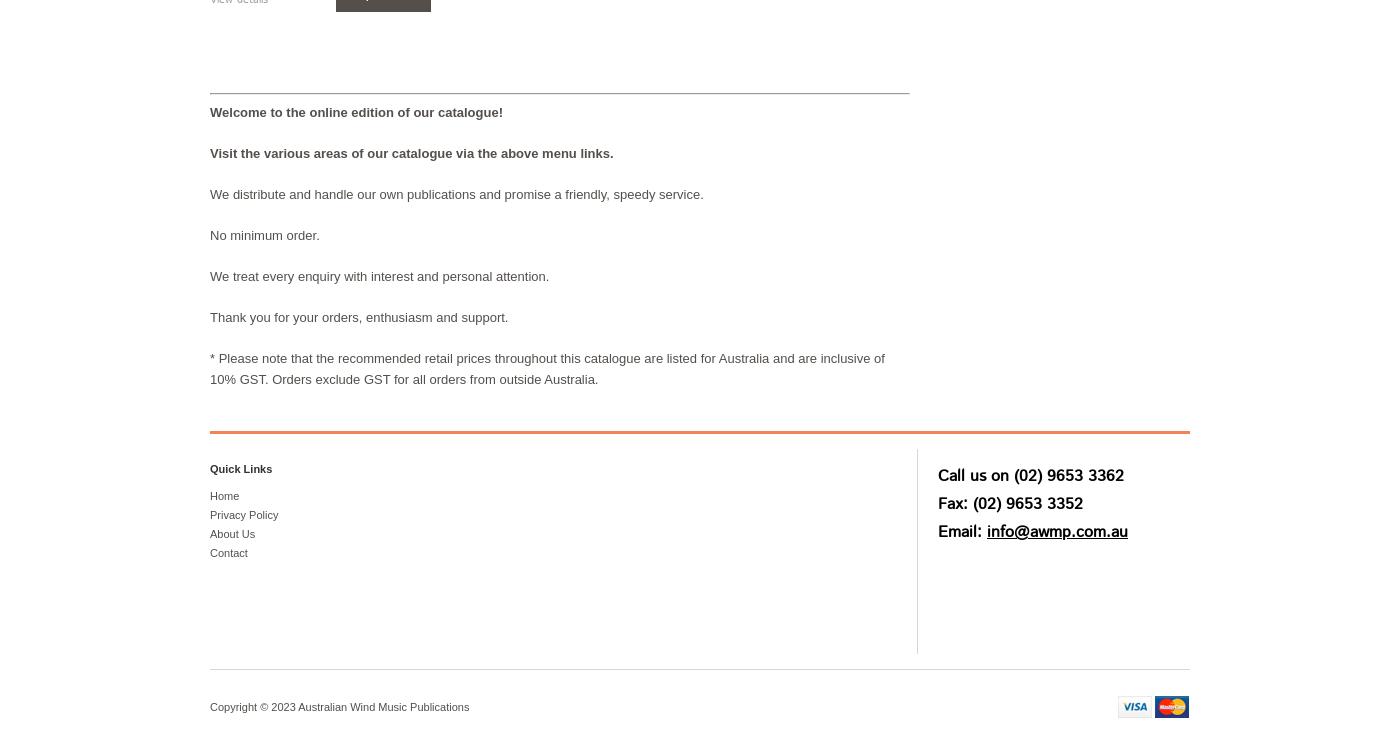 This screenshot has width=1400, height=743. Describe the element at coordinates (1010, 503) in the screenshot. I see `'Fax: (02) 9653 3352'` at that location.